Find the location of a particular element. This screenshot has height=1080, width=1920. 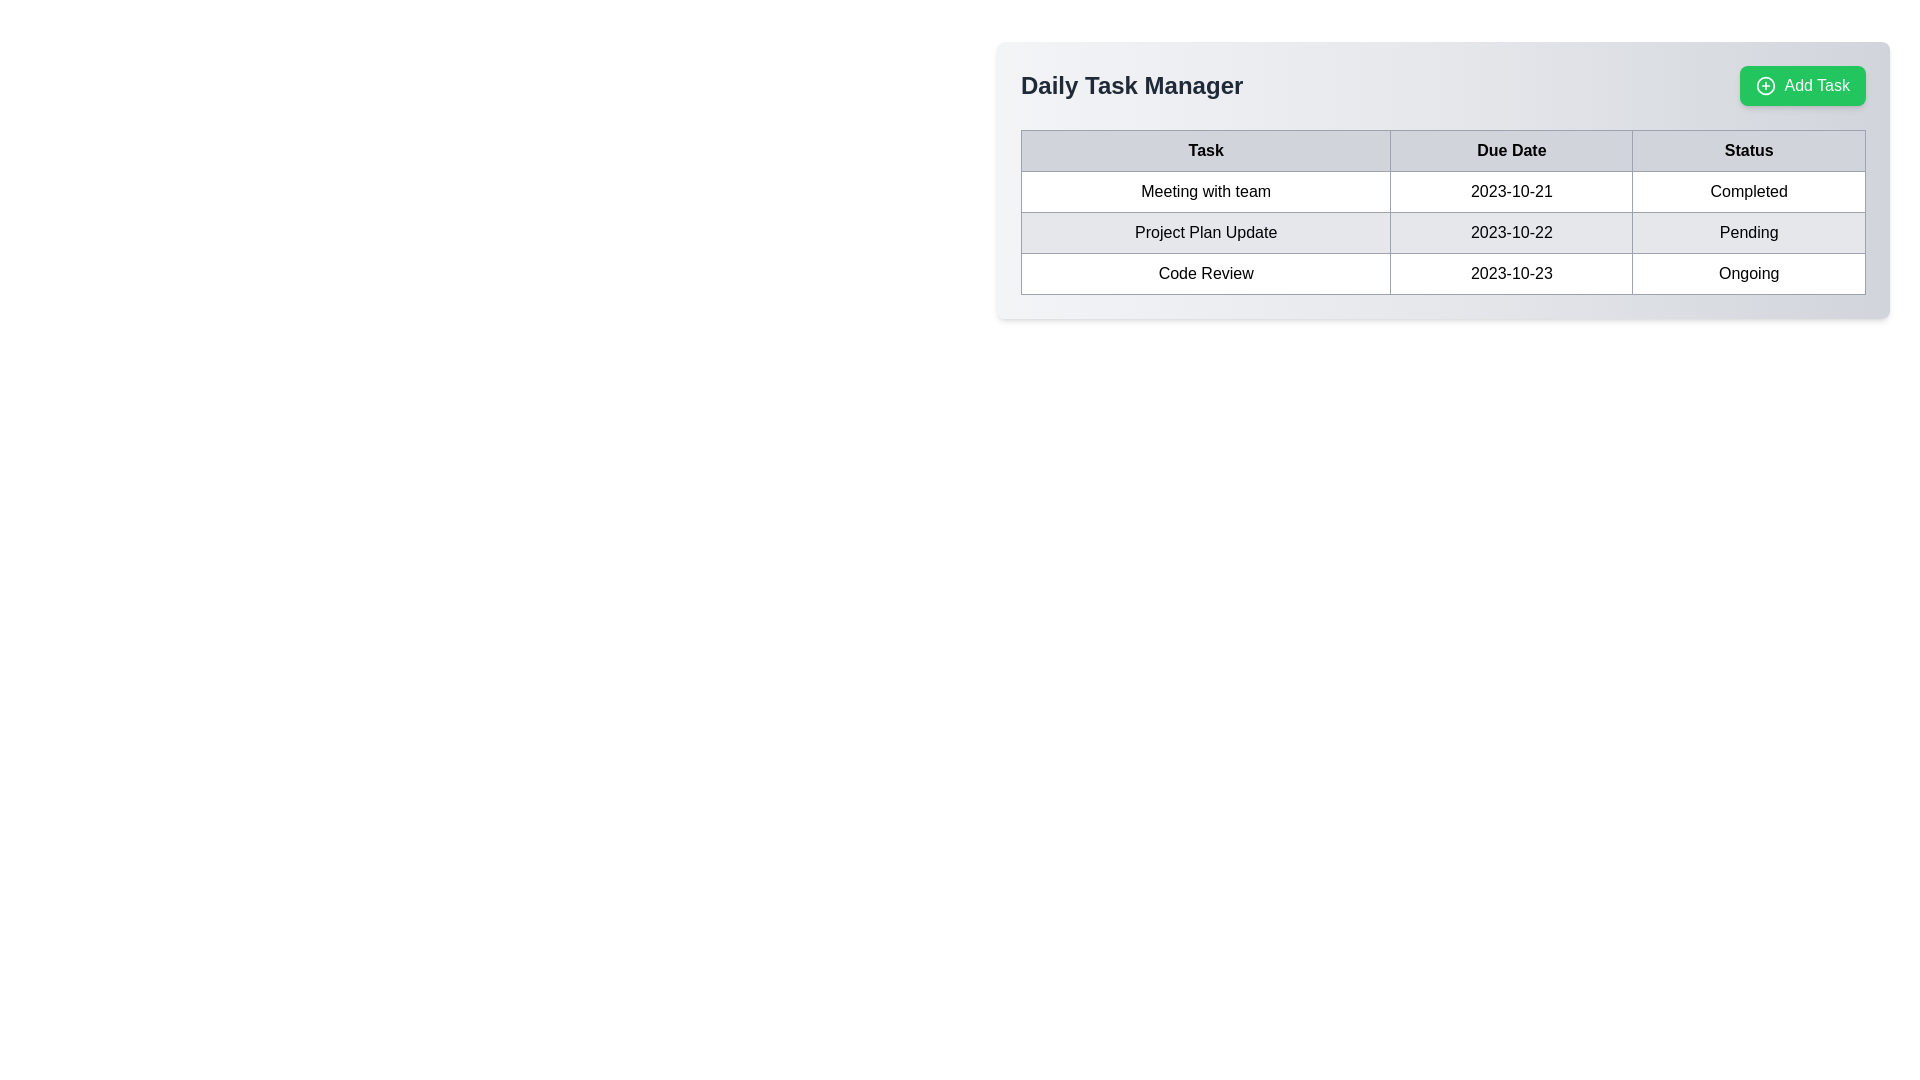

the static text displaying the due date for the 'Project Plan Update' in the second row under the 'Due Date' column is located at coordinates (1511, 231).